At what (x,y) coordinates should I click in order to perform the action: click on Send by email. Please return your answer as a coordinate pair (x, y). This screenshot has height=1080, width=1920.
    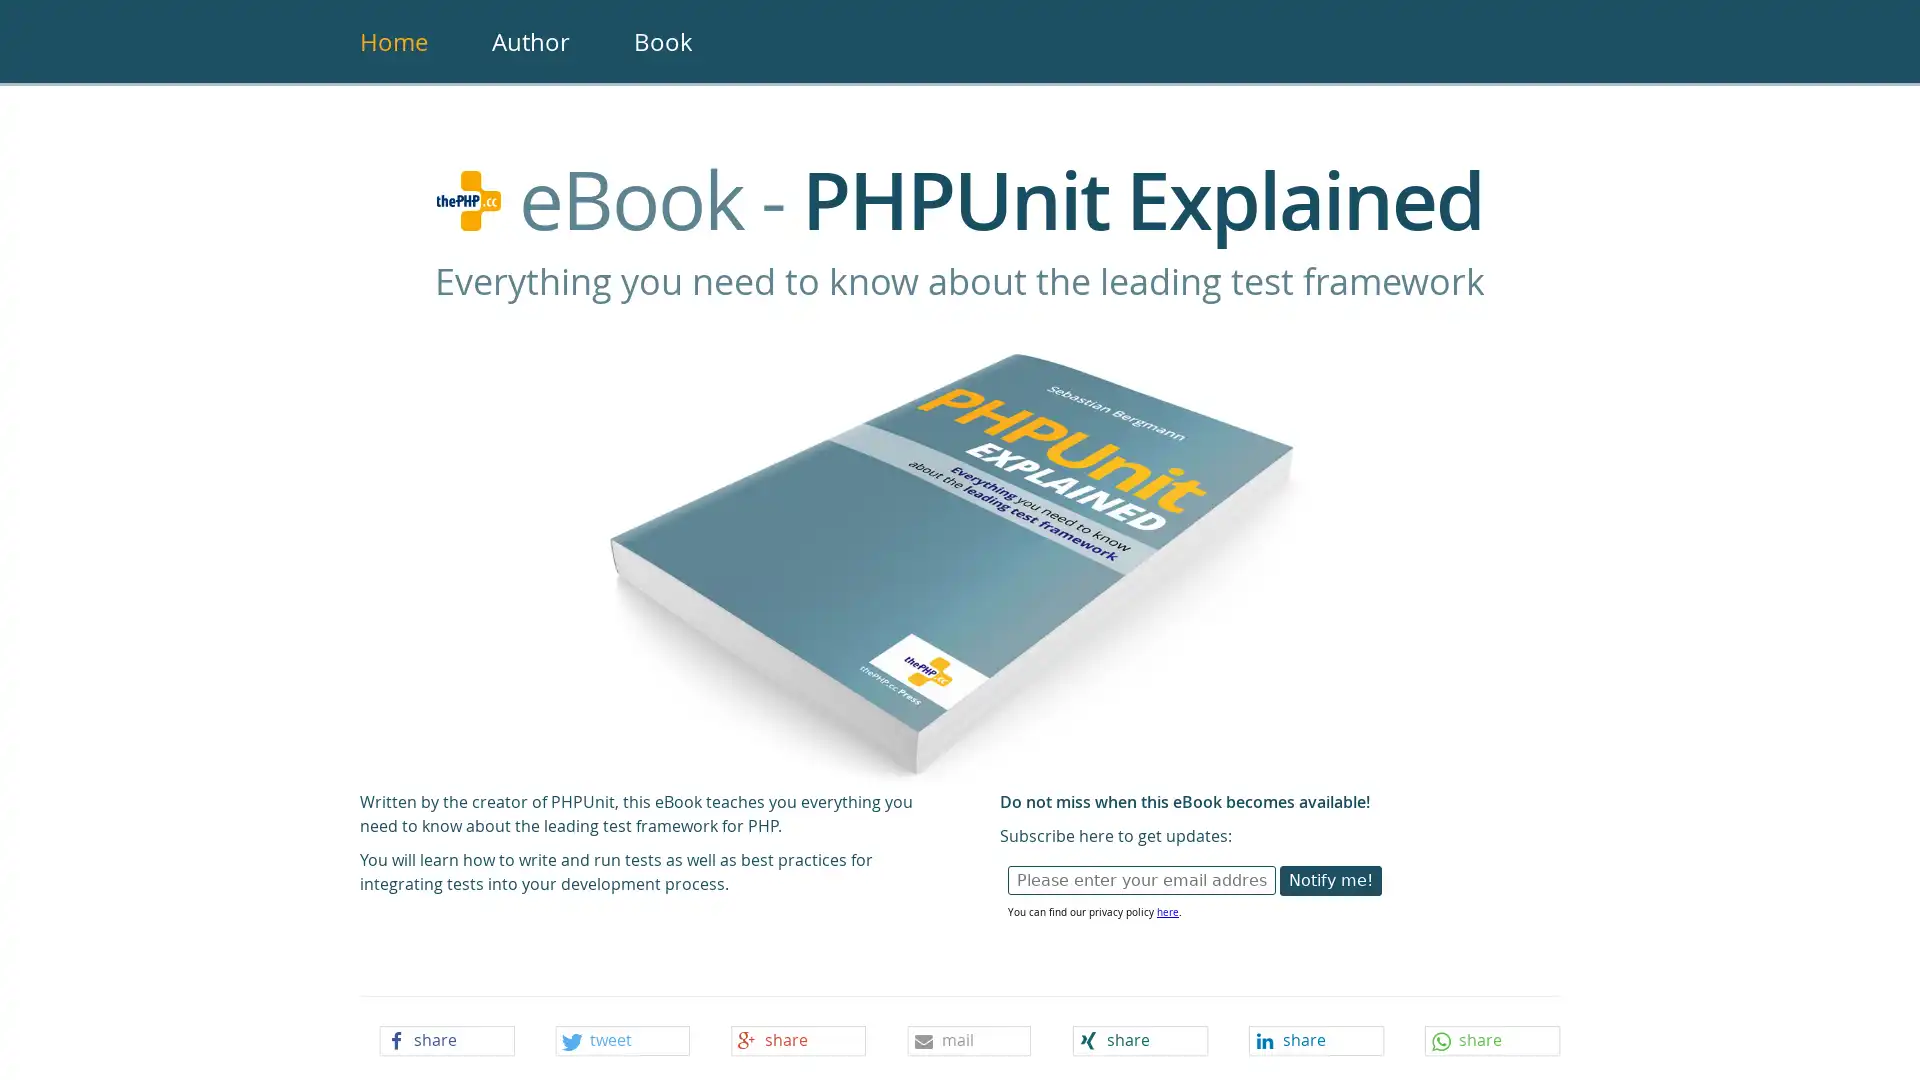
    Looking at the image, I should click on (969, 1040).